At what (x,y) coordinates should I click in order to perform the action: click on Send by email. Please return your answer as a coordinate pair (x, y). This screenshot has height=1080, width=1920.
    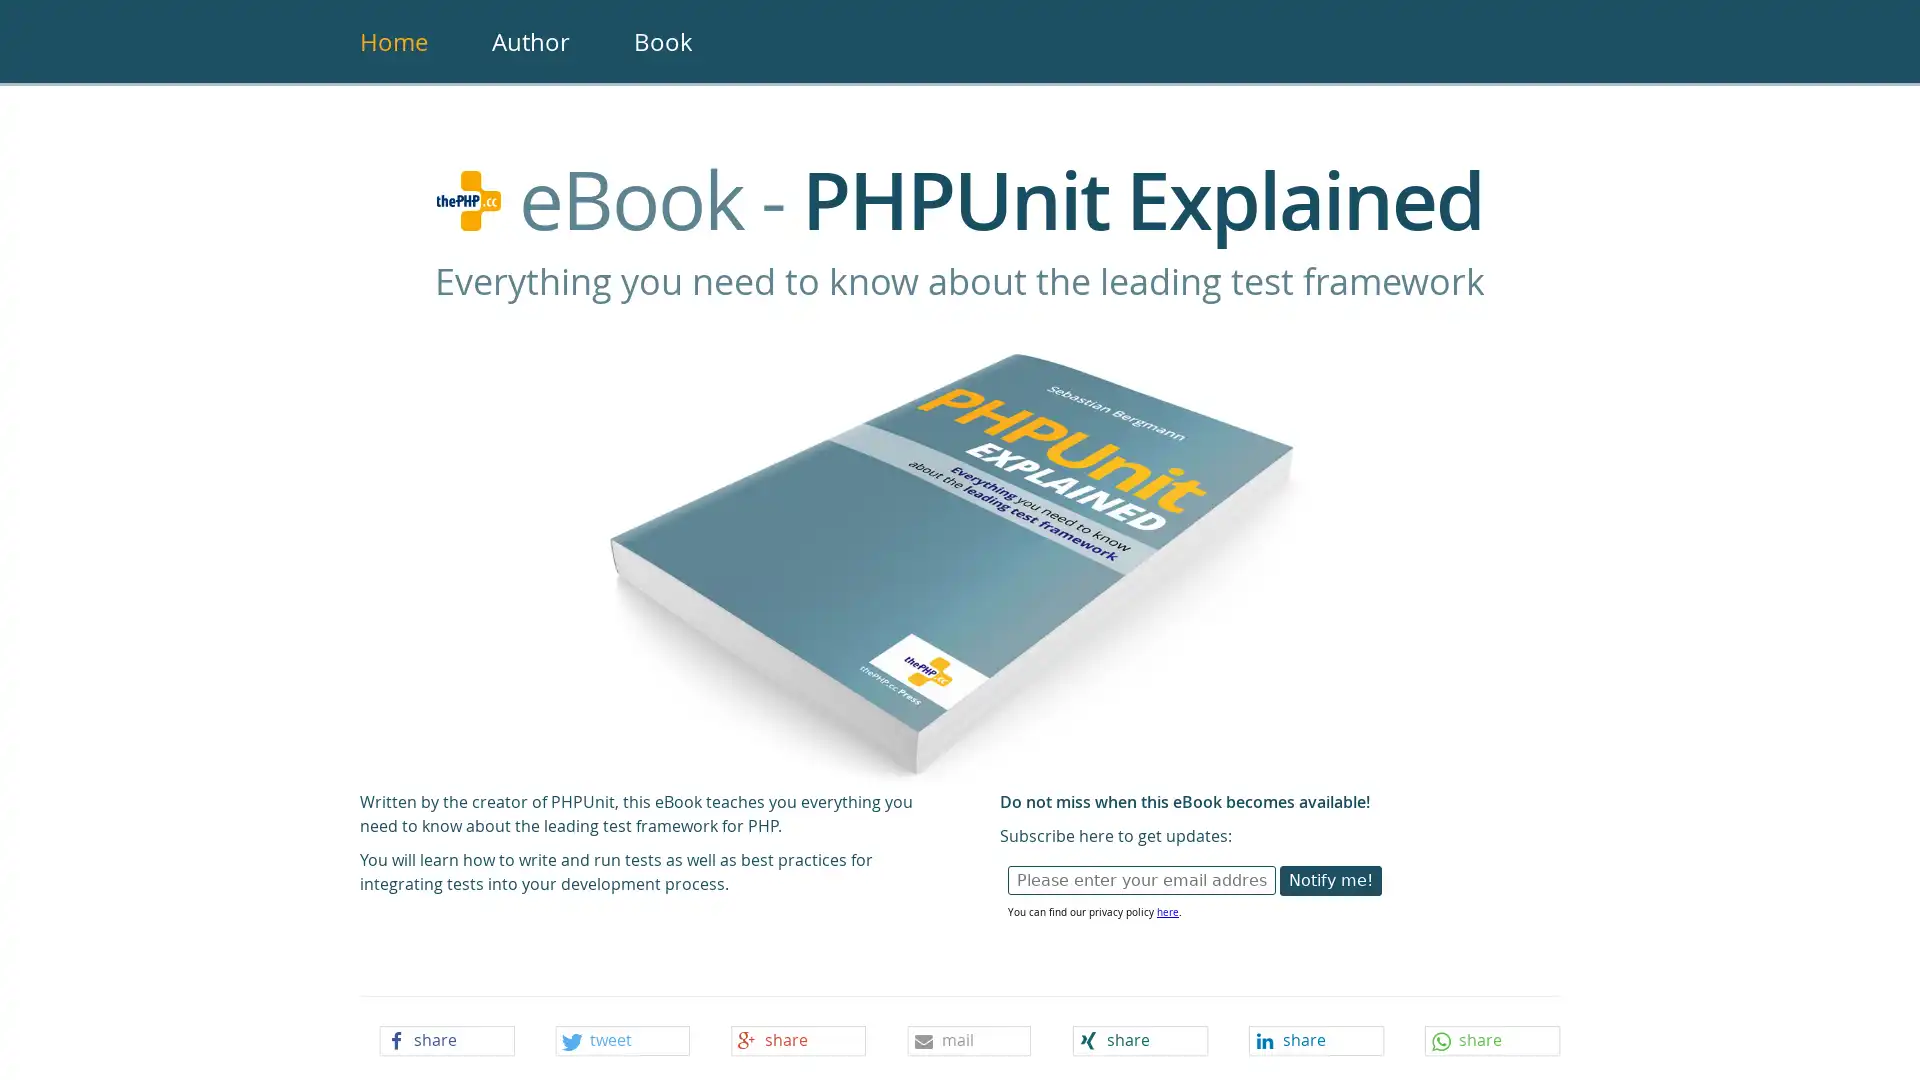
    Looking at the image, I should click on (969, 1040).